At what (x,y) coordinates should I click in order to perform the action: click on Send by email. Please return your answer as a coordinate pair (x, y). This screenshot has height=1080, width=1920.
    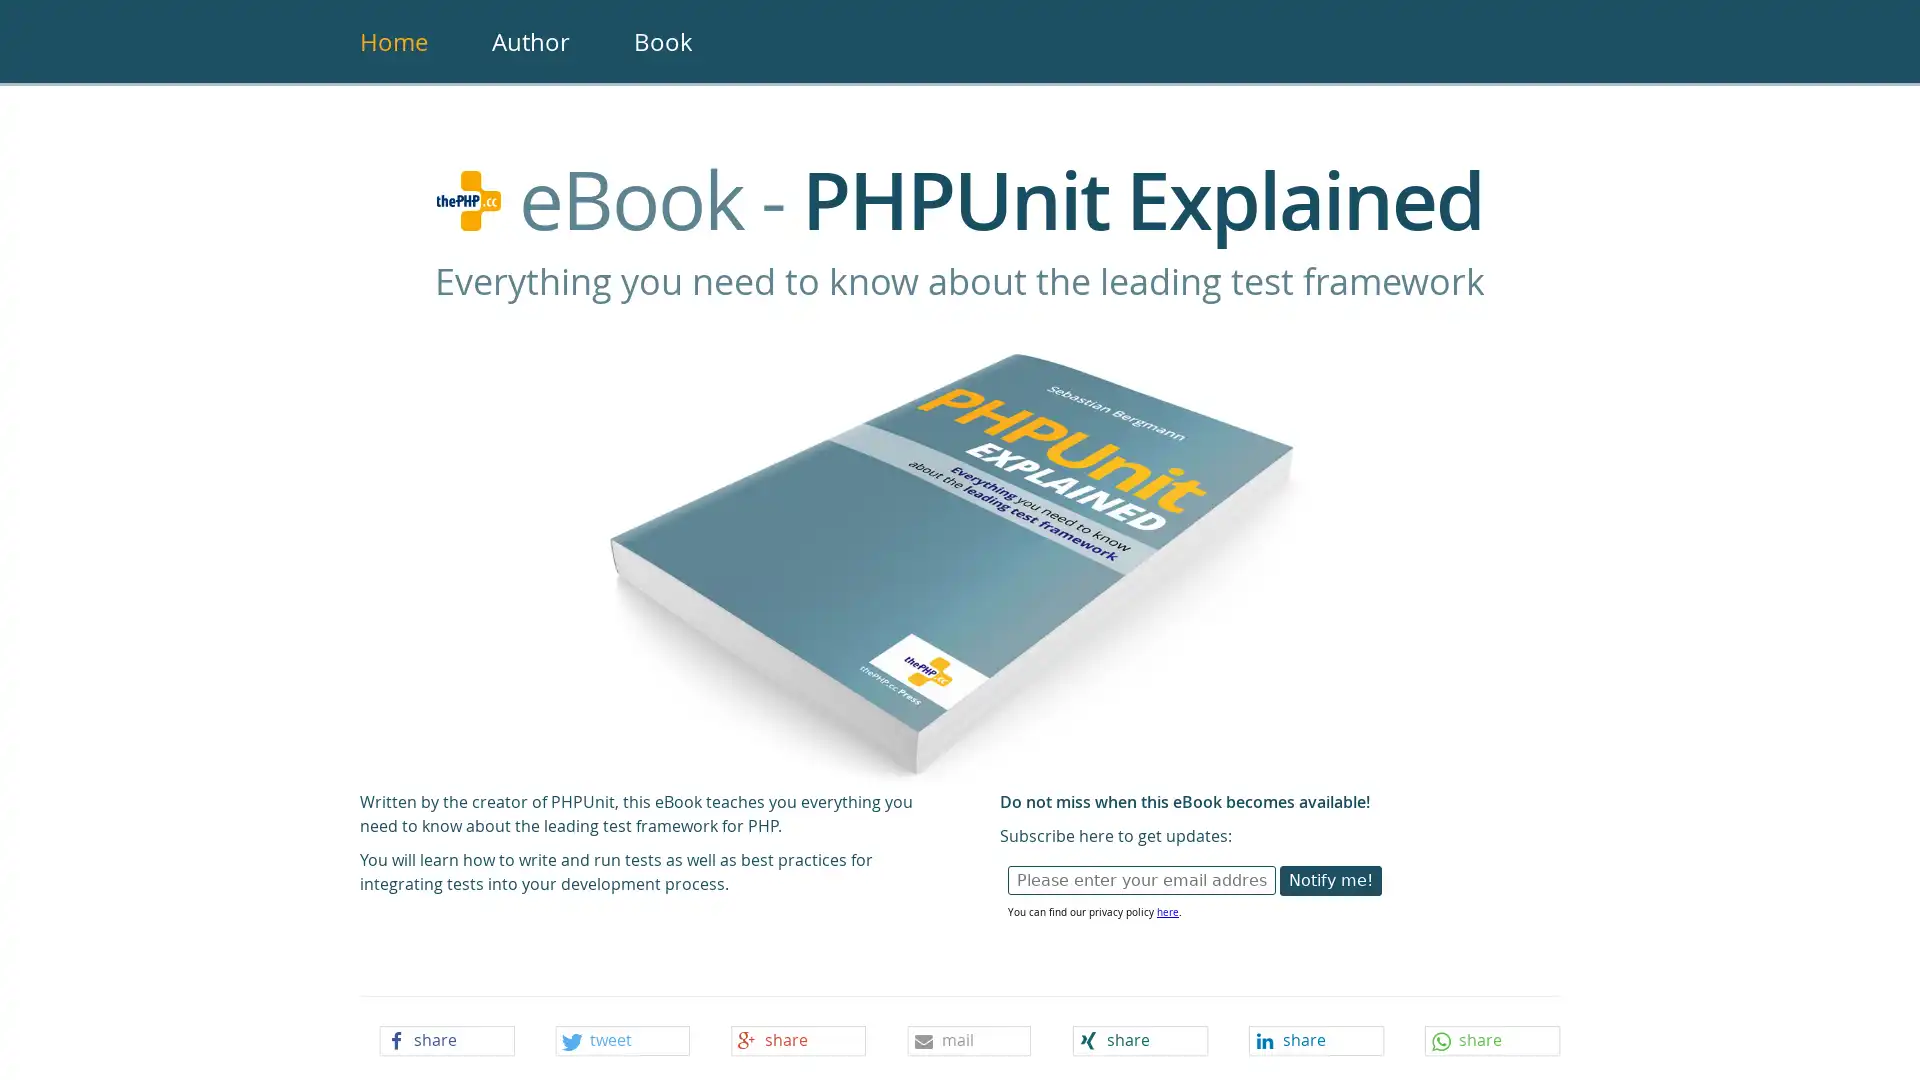
    Looking at the image, I should click on (969, 1040).